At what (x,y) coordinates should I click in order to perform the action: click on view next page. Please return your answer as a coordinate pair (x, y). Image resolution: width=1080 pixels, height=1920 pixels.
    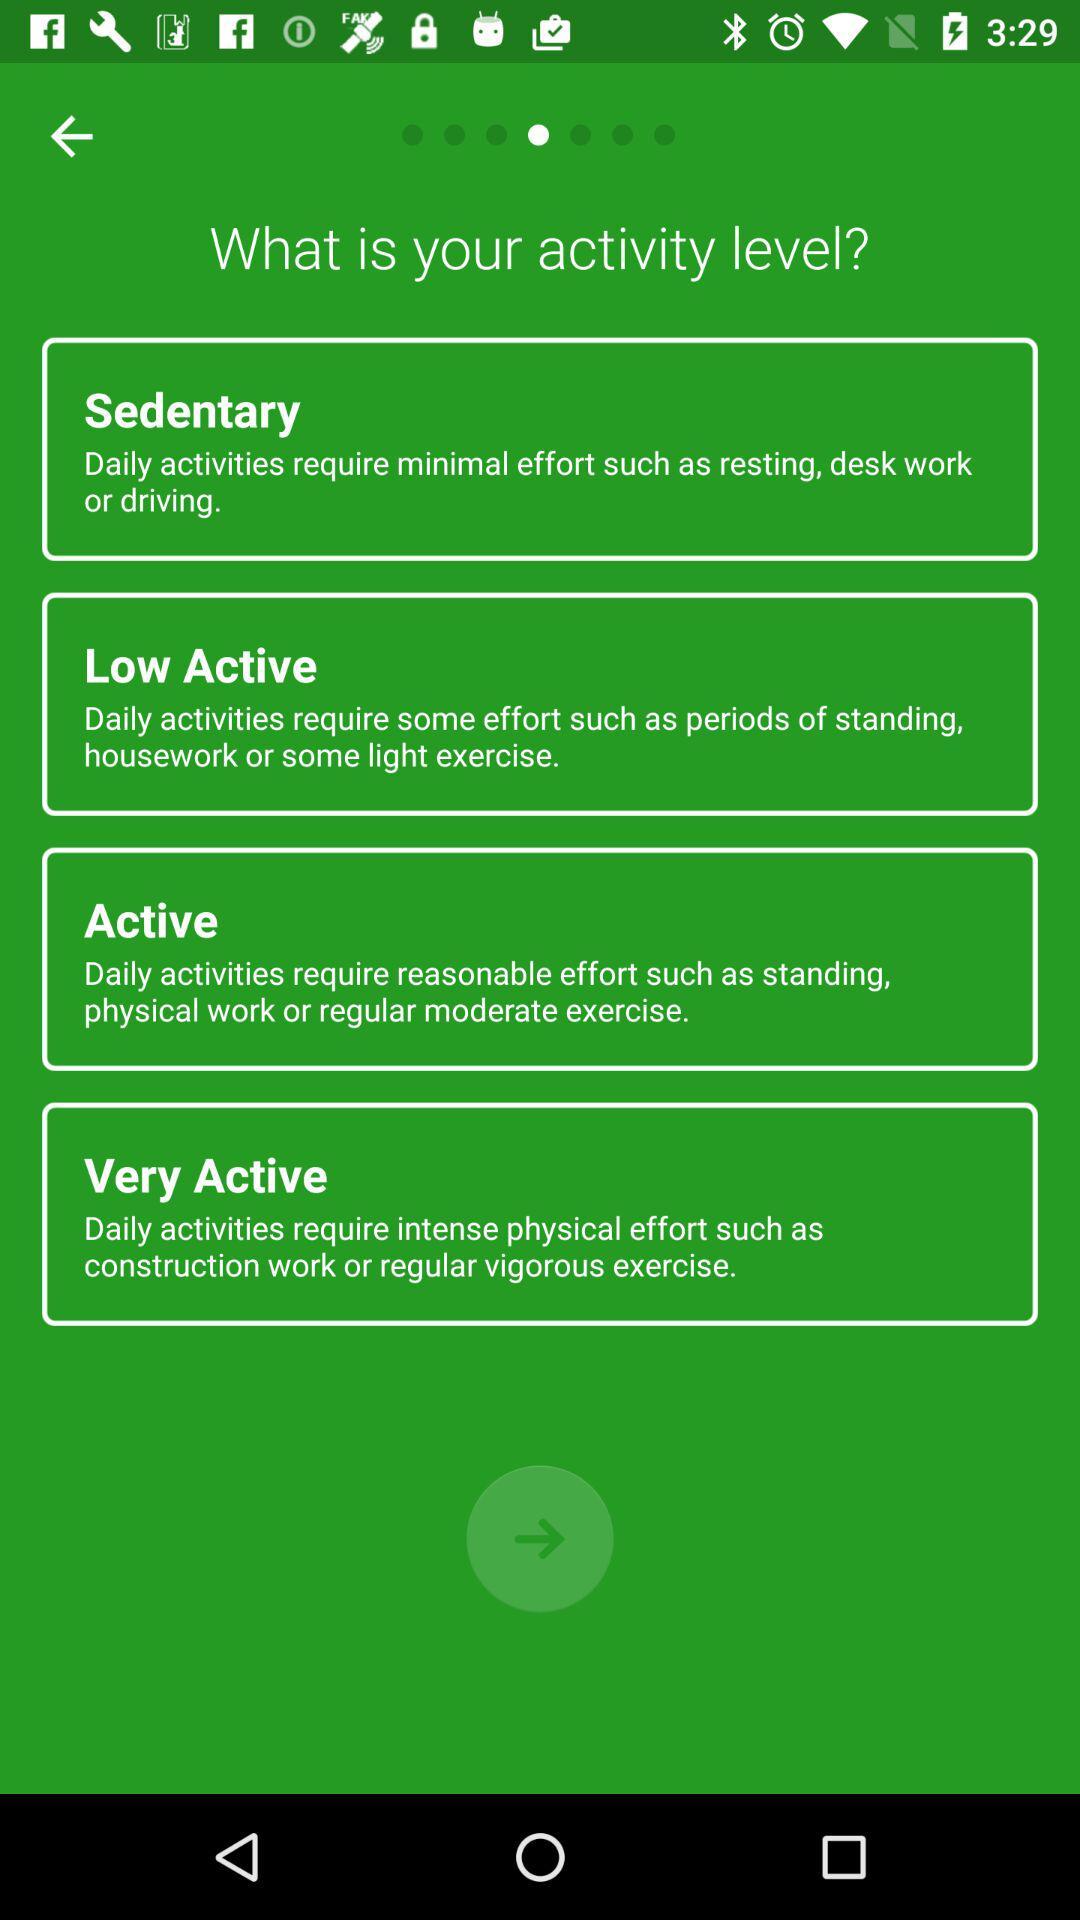
    Looking at the image, I should click on (540, 1538).